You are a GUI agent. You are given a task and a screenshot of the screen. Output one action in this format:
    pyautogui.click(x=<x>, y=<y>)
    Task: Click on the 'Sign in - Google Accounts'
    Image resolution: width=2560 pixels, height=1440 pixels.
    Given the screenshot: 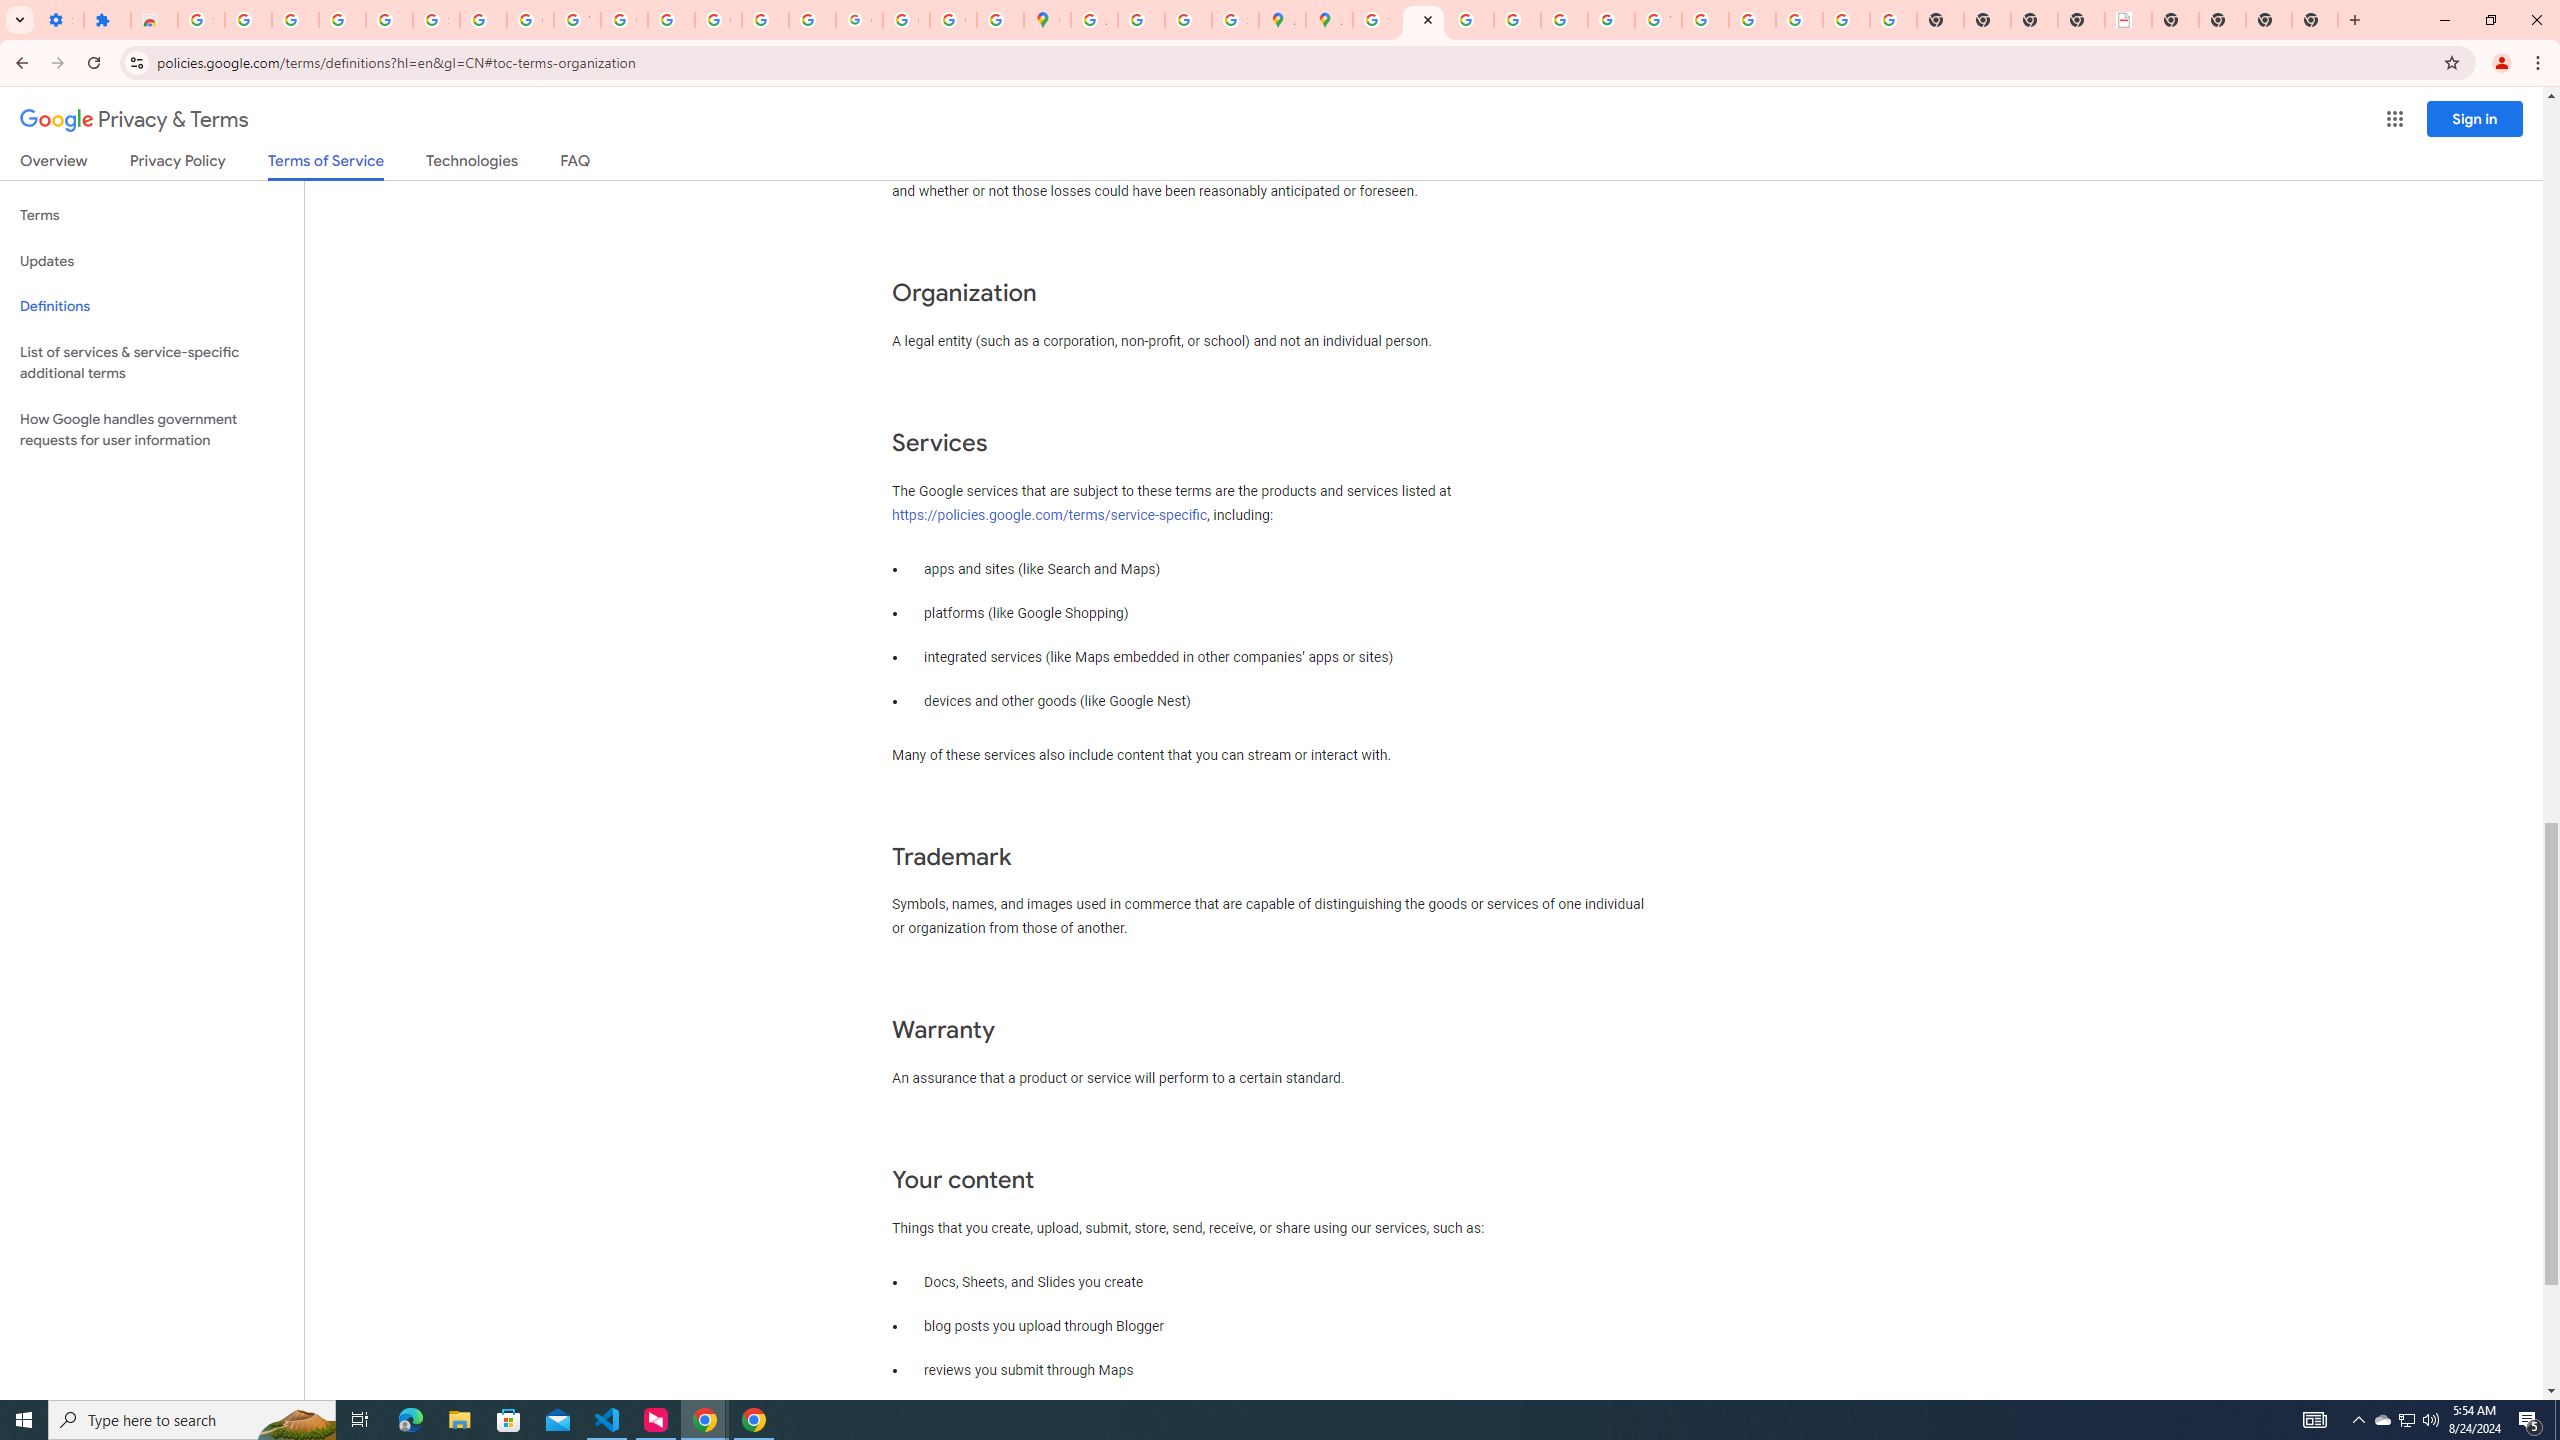 What is the action you would take?
    pyautogui.click(x=199, y=19)
    